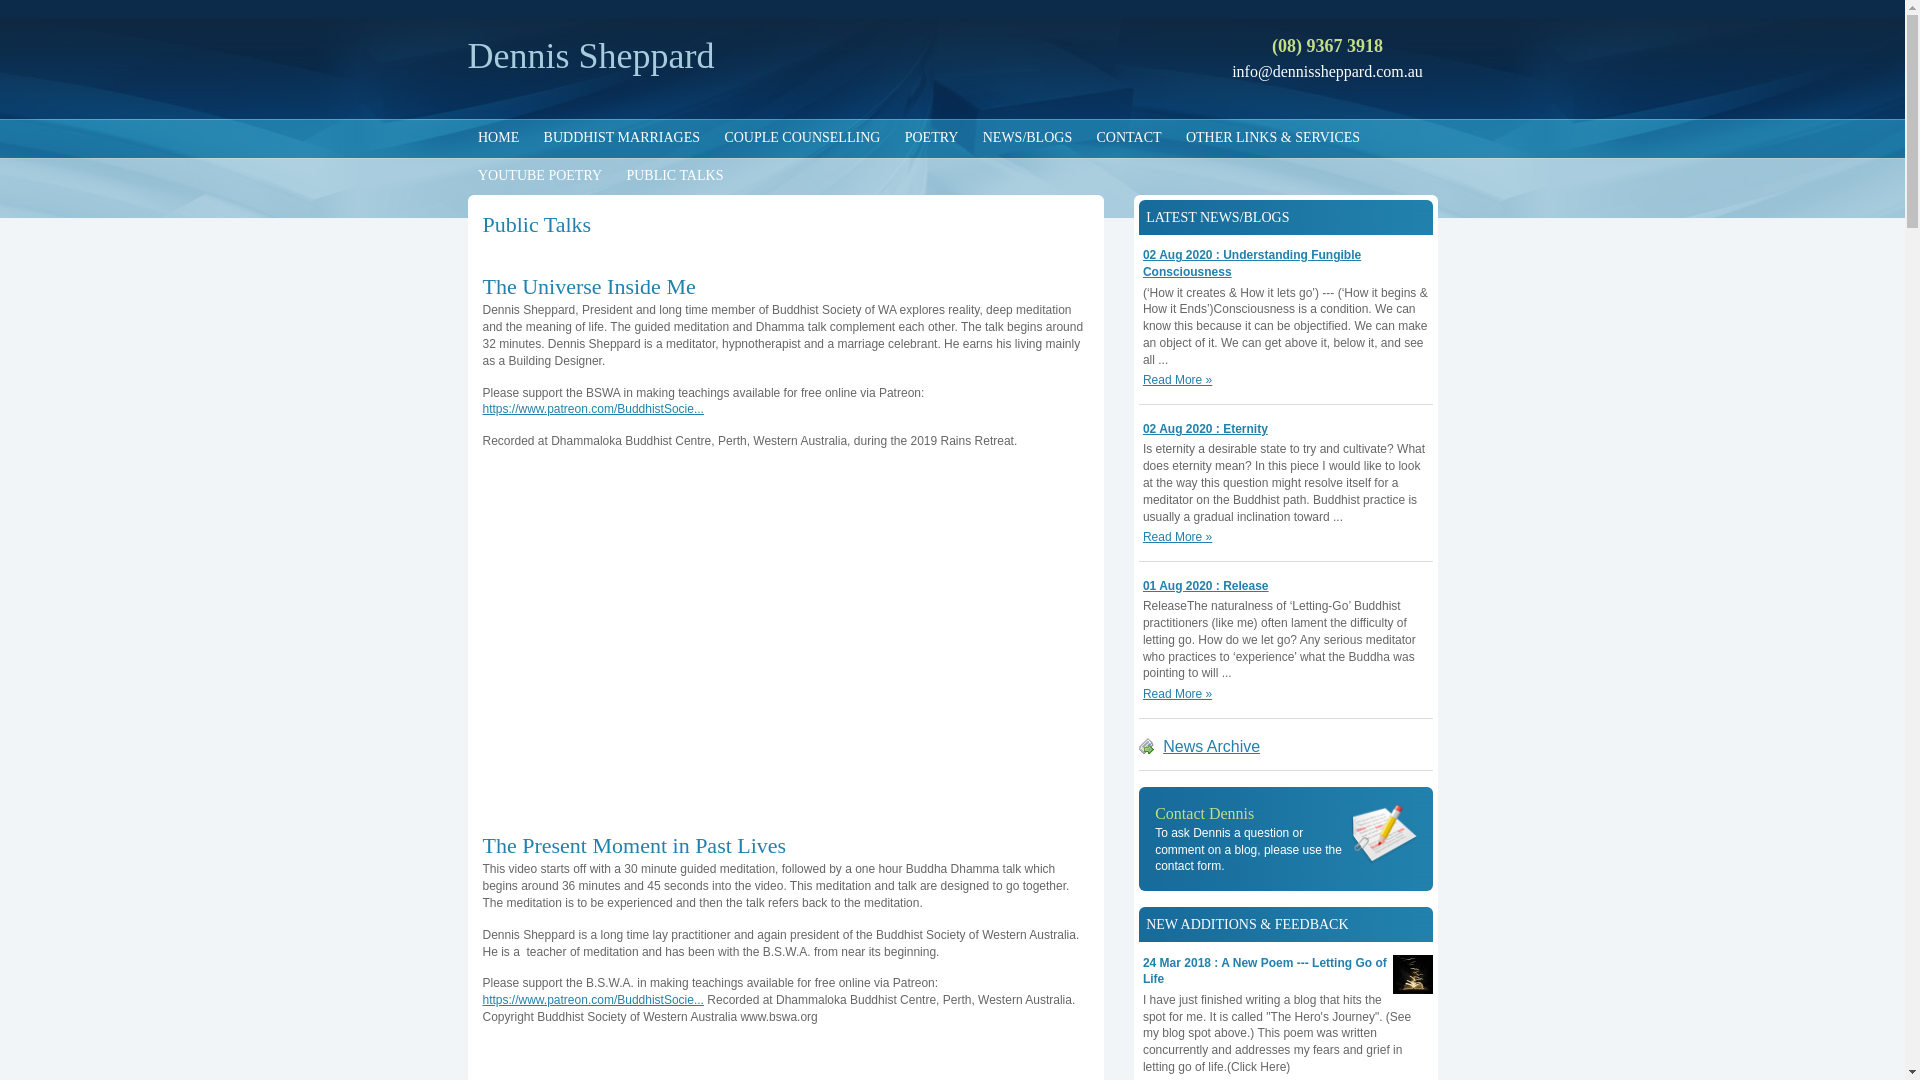 Image resolution: width=1920 pixels, height=1080 pixels. I want to click on 'COUPLE COUNSELLING', so click(714, 137).